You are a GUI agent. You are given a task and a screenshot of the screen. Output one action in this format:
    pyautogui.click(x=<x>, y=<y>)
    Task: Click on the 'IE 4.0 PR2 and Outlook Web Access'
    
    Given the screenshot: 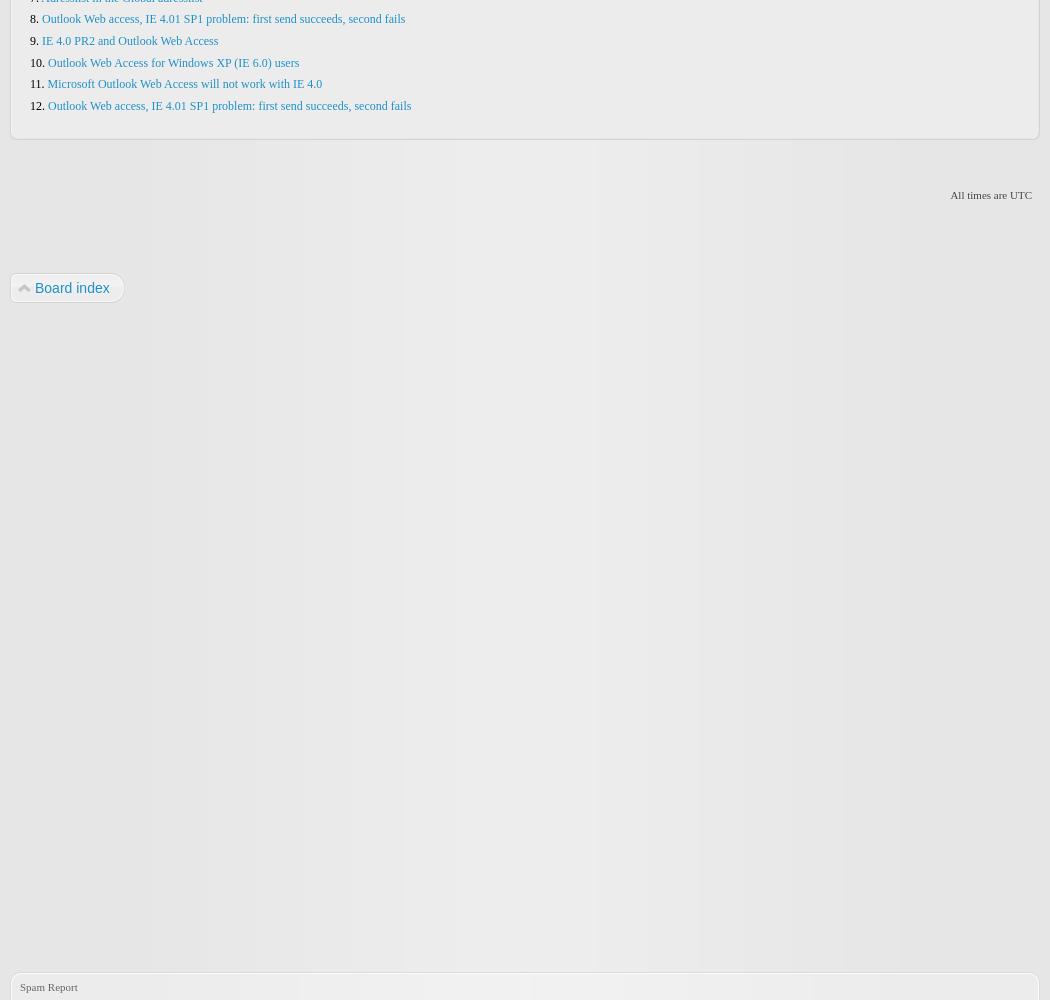 What is the action you would take?
    pyautogui.click(x=128, y=40)
    